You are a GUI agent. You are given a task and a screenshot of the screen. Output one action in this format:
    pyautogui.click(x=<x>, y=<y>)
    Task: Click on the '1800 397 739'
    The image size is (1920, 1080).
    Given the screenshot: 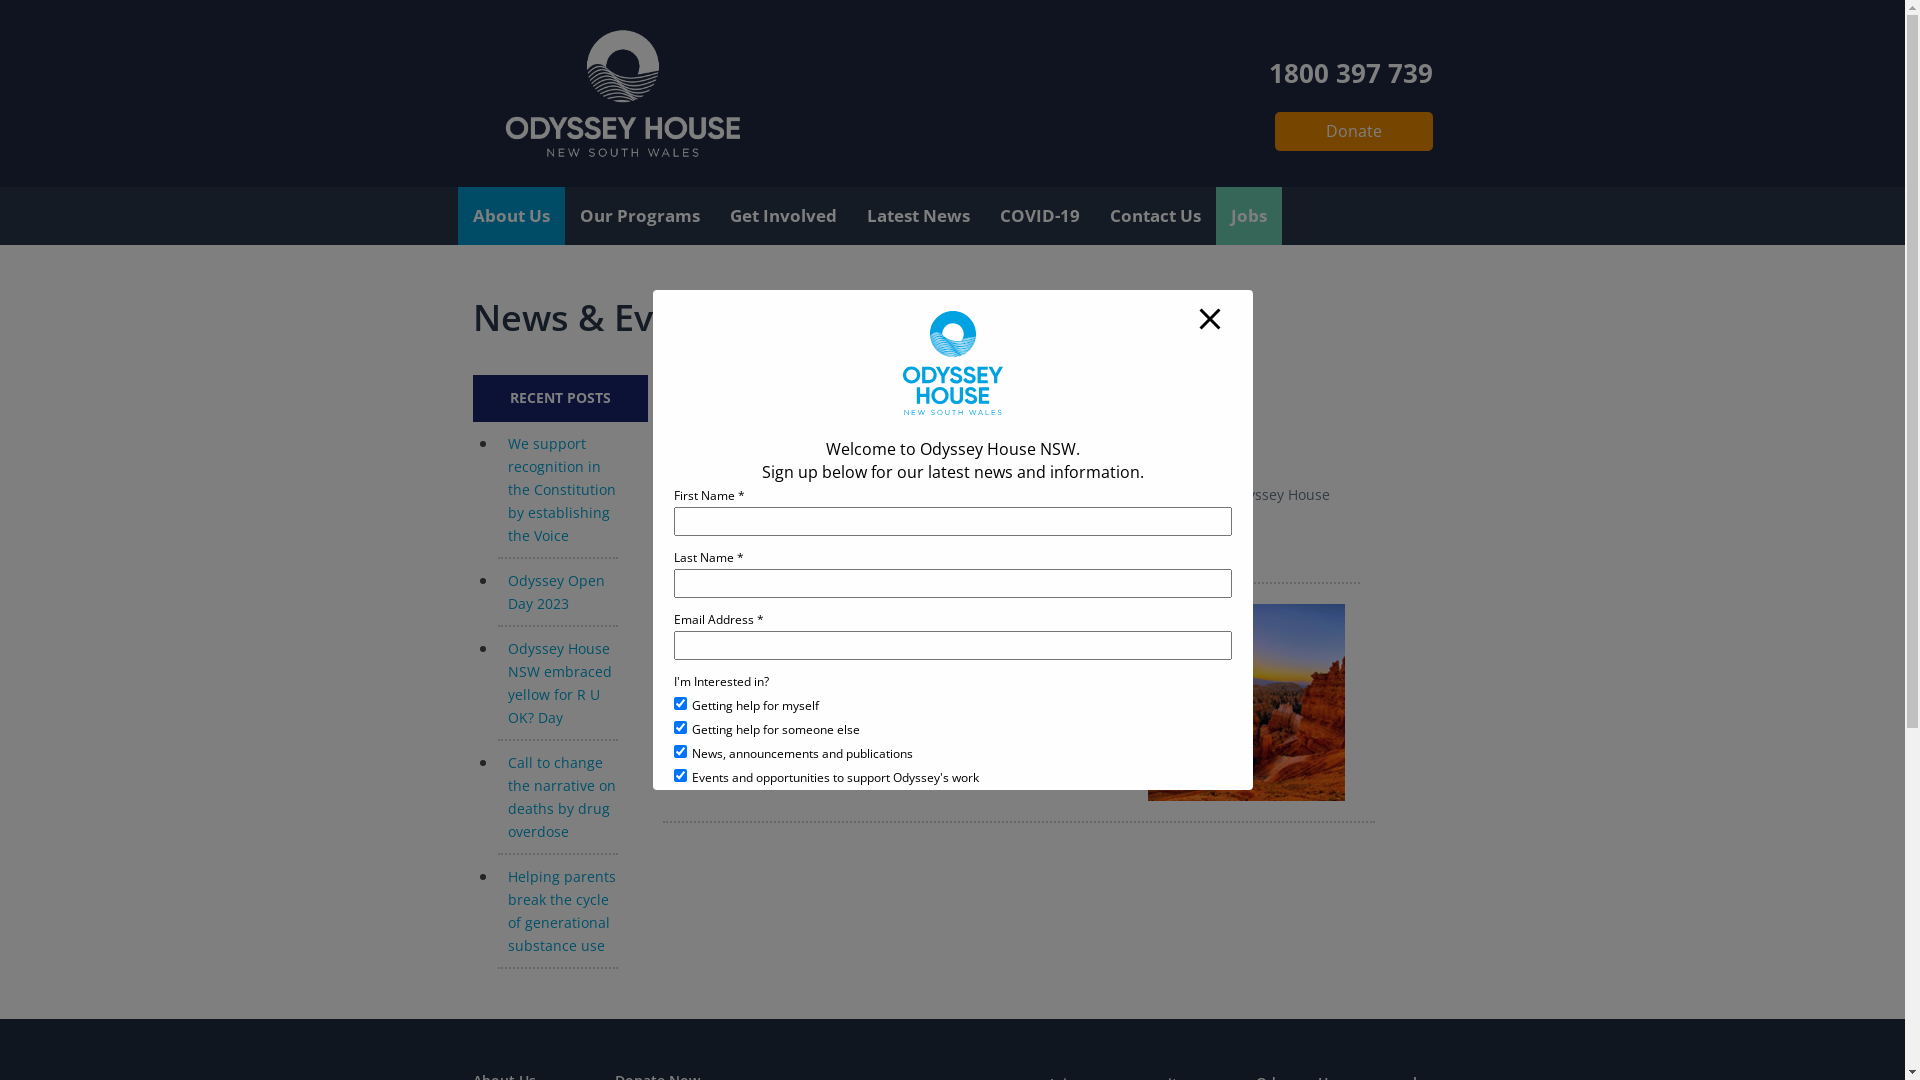 What is the action you would take?
    pyautogui.click(x=1349, y=68)
    